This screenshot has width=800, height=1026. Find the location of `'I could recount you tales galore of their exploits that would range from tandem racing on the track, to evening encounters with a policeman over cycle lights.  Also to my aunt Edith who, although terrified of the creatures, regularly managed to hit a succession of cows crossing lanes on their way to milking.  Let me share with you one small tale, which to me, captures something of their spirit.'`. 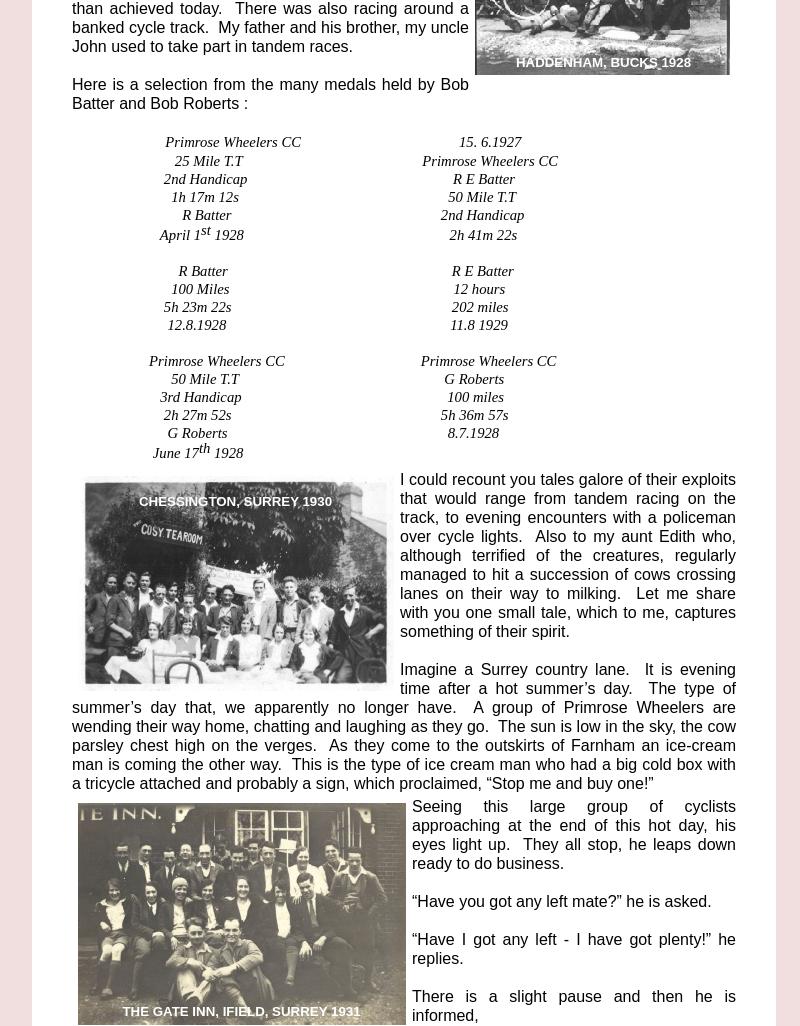

'I could recount you tales galore of their exploits that would range from tandem racing on the track, to evening encounters with a policeman over cycle lights.  Also to my aunt Edith who, although terrified of the creatures, regularly managed to hit a succession of cows crossing lanes on their way to milking.  Let me share with you one small tale, which to me, captures something of their spirit.' is located at coordinates (567, 555).